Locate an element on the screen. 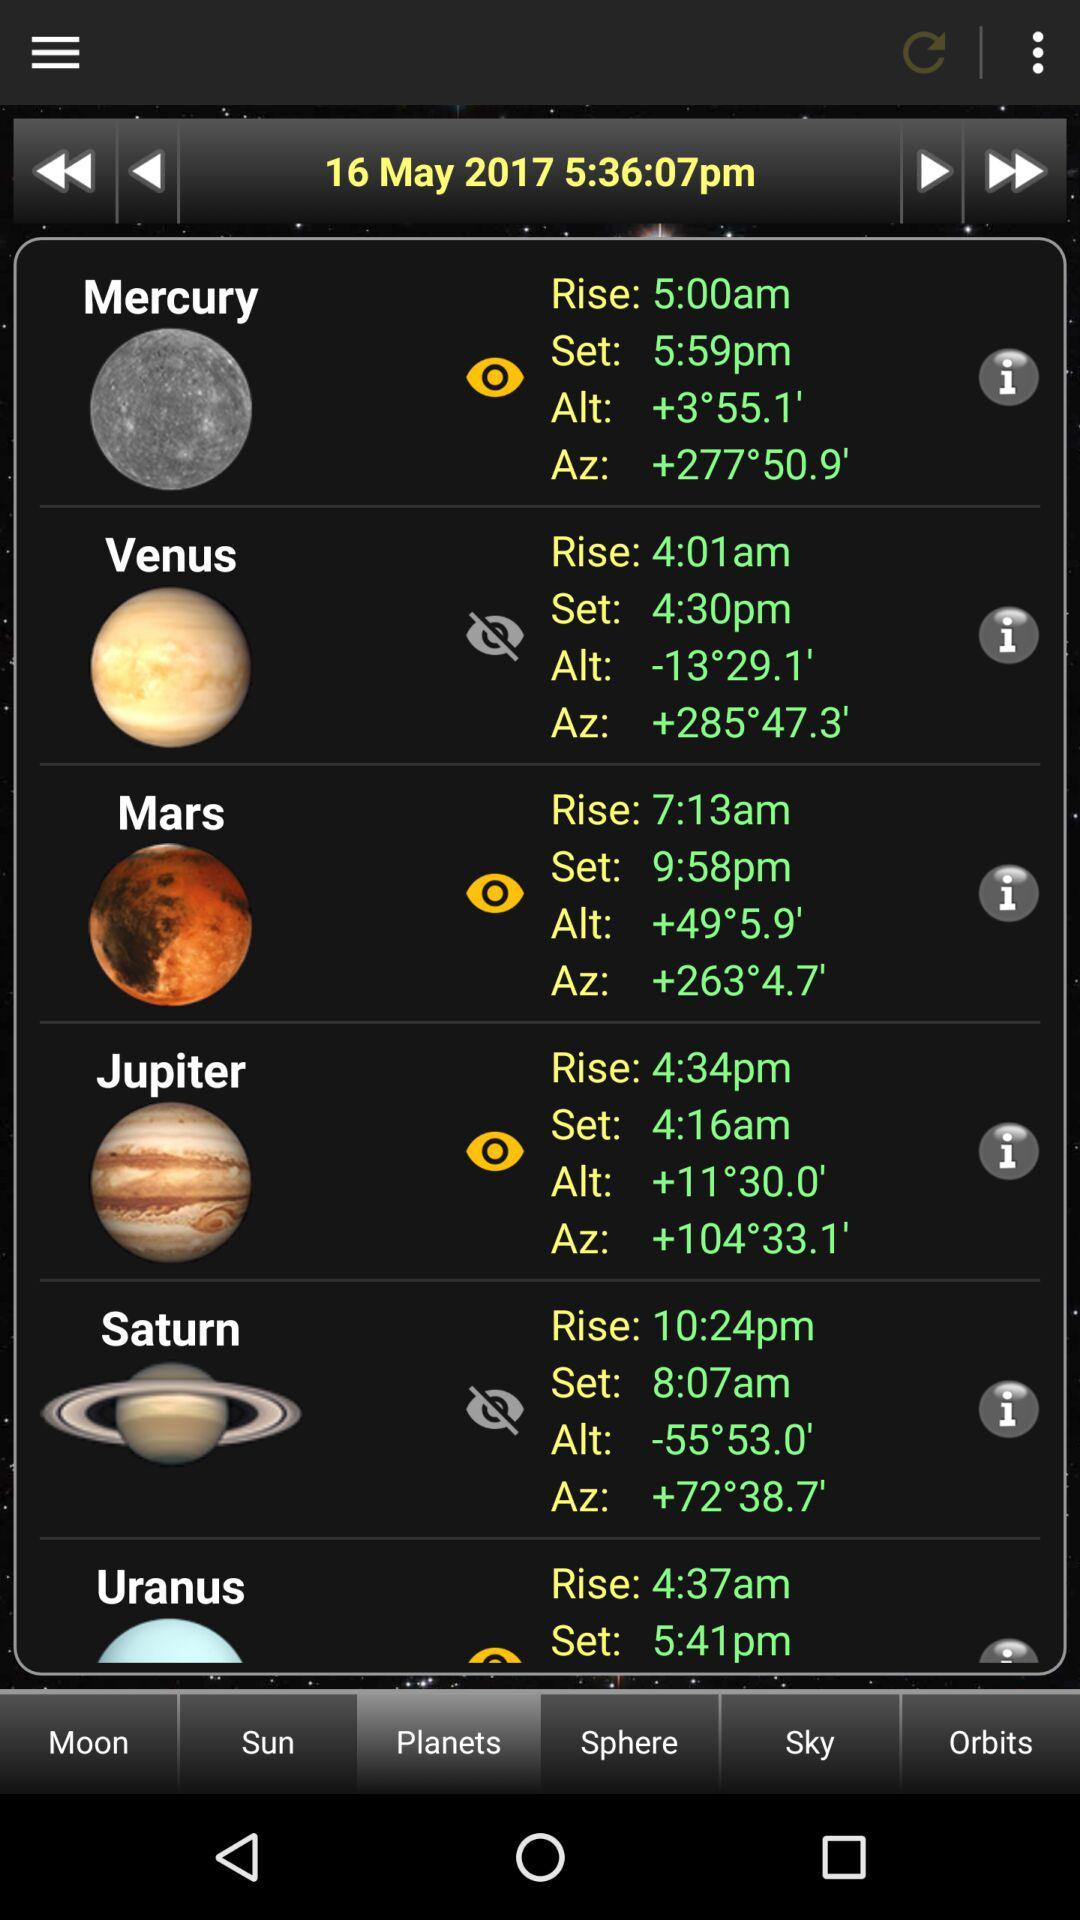 The width and height of the screenshot is (1080, 1920). notification is located at coordinates (1008, 1407).